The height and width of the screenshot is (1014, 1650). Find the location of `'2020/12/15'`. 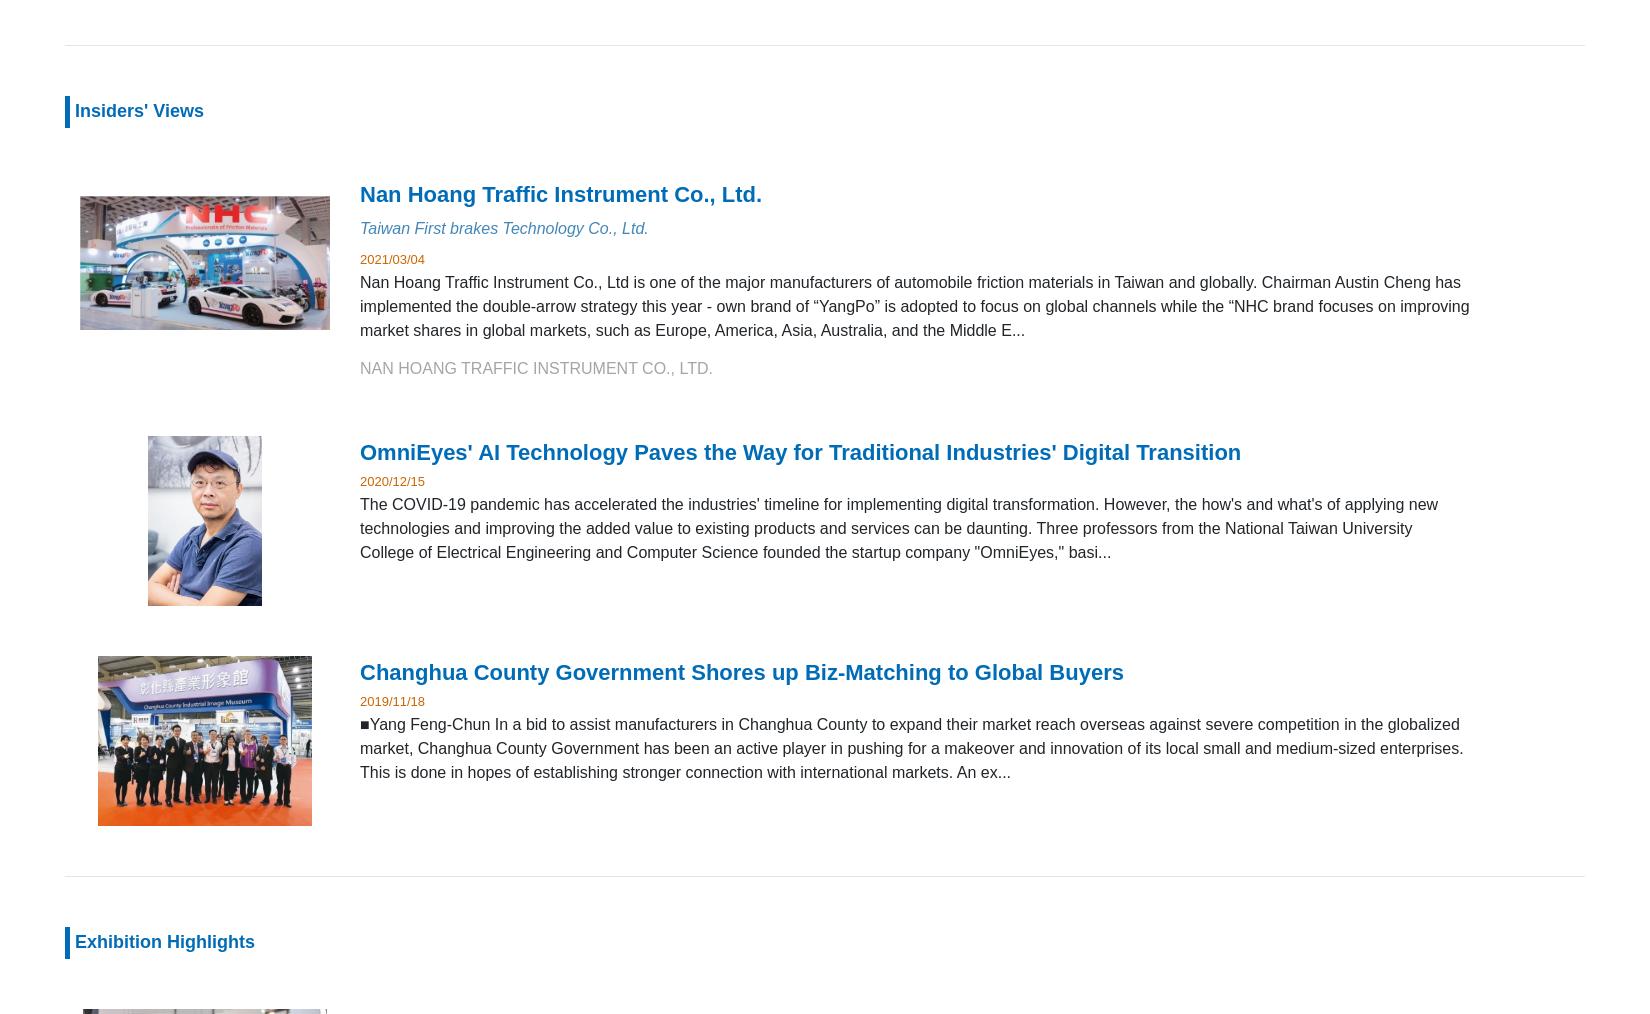

'2020/12/15' is located at coordinates (392, 480).